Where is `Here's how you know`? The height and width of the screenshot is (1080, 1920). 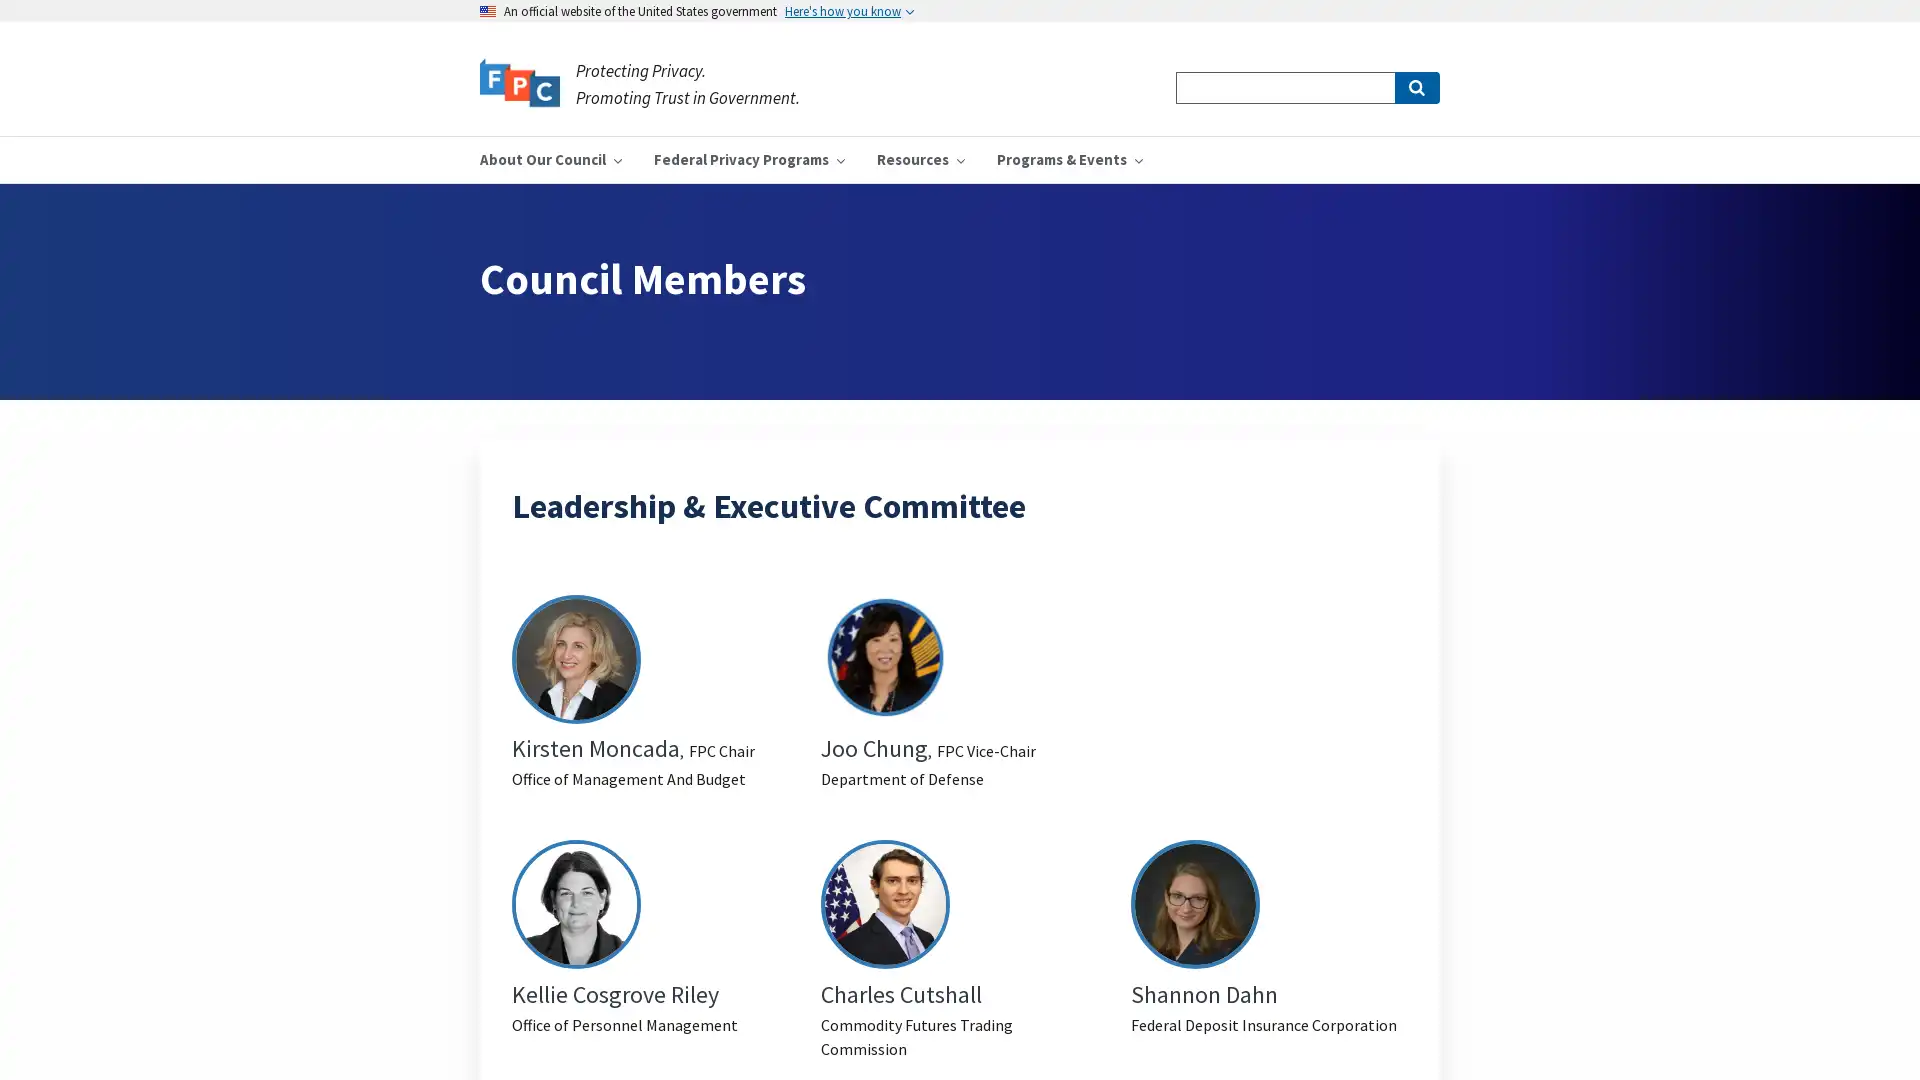 Here's how you know is located at coordinates (849, 11).